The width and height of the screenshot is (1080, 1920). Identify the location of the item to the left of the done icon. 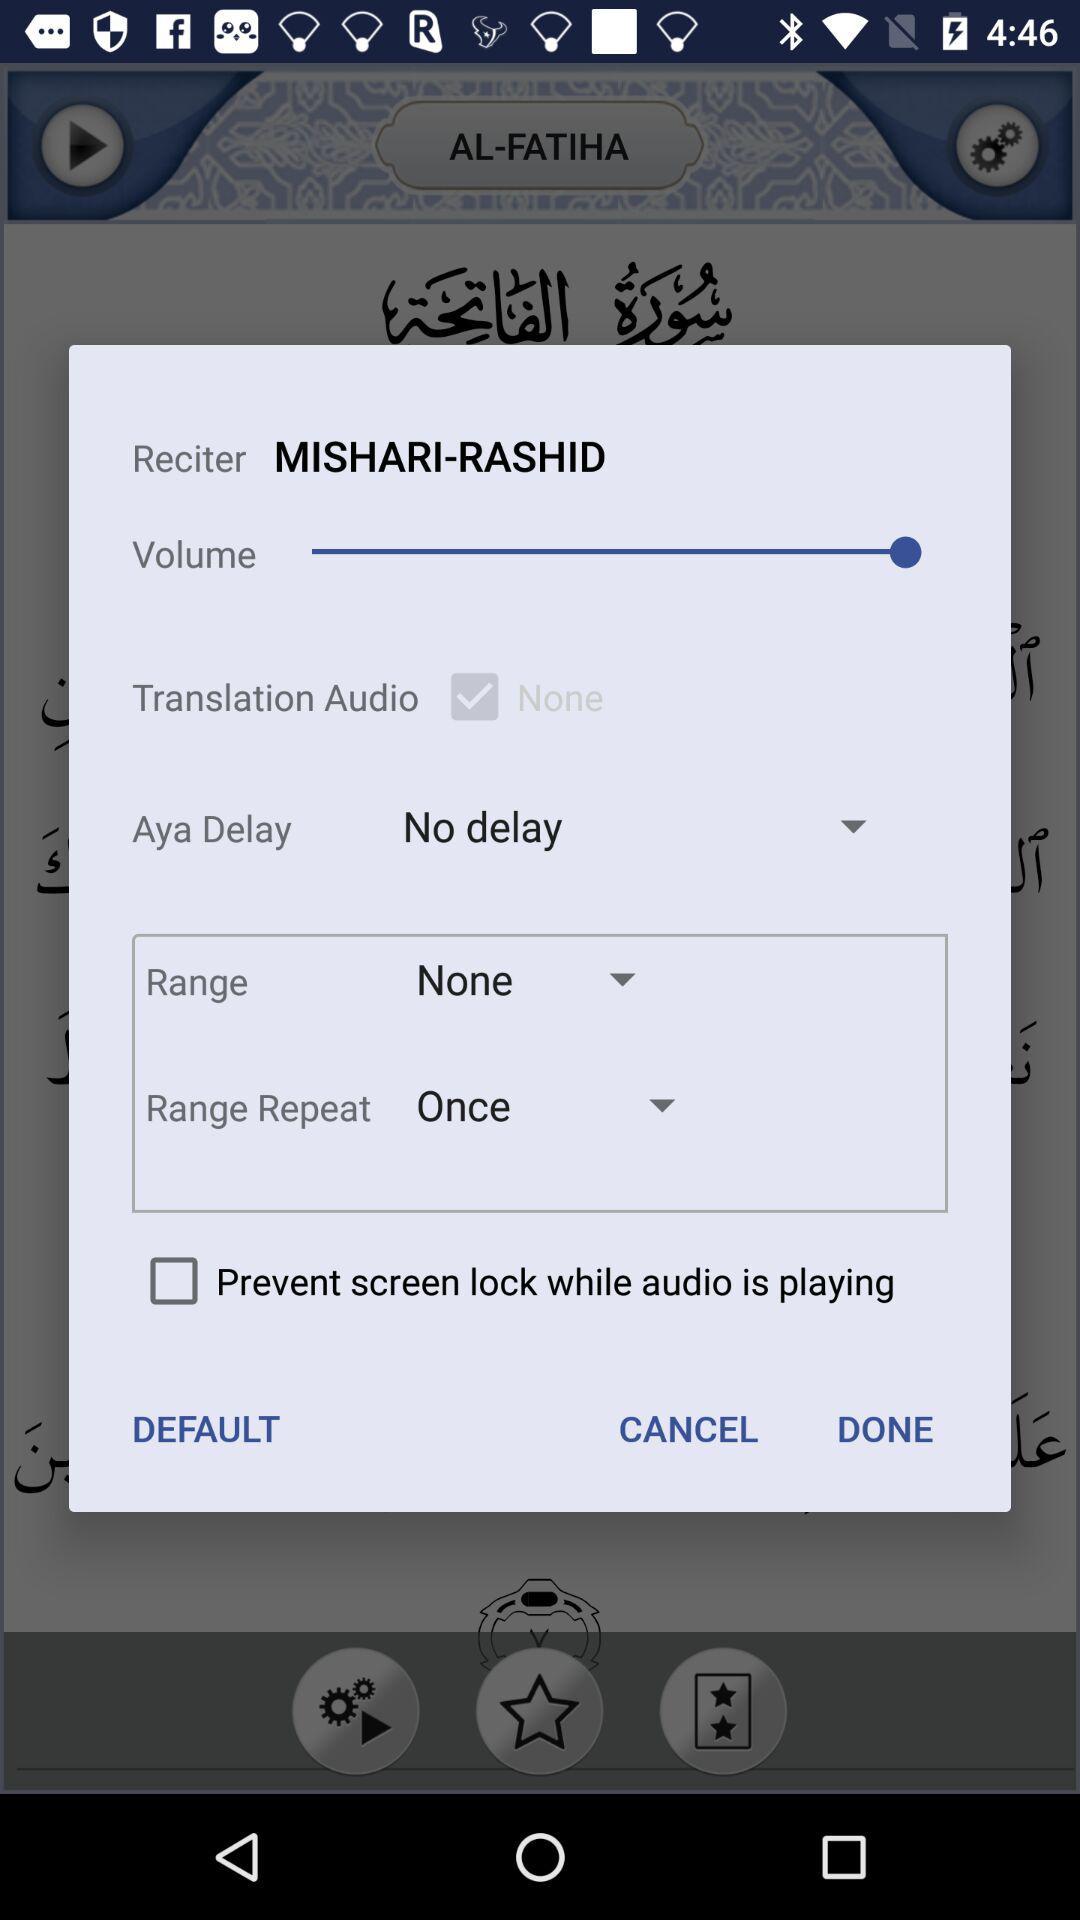
(687, 1427).